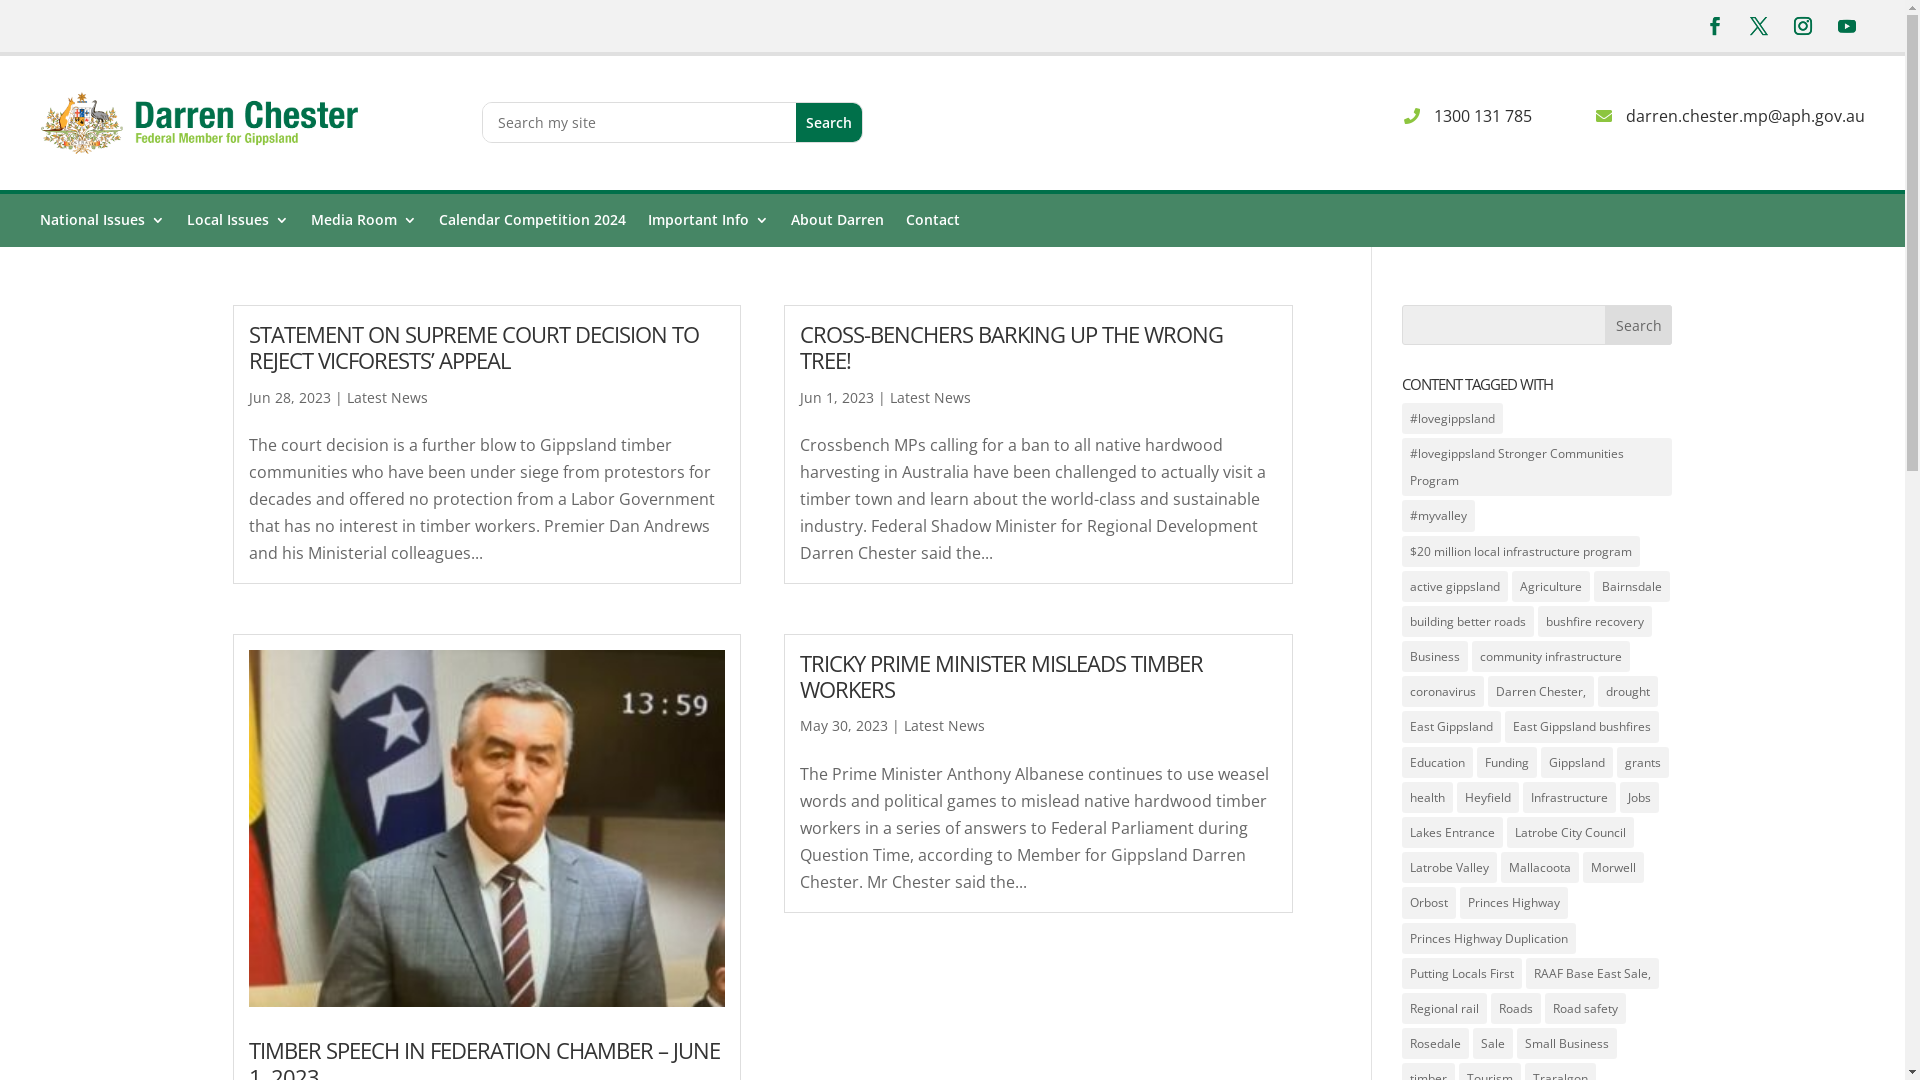  Describe the element at coordinates (205, 123) in the screenshot. I see `'logo@2x'` at that location.